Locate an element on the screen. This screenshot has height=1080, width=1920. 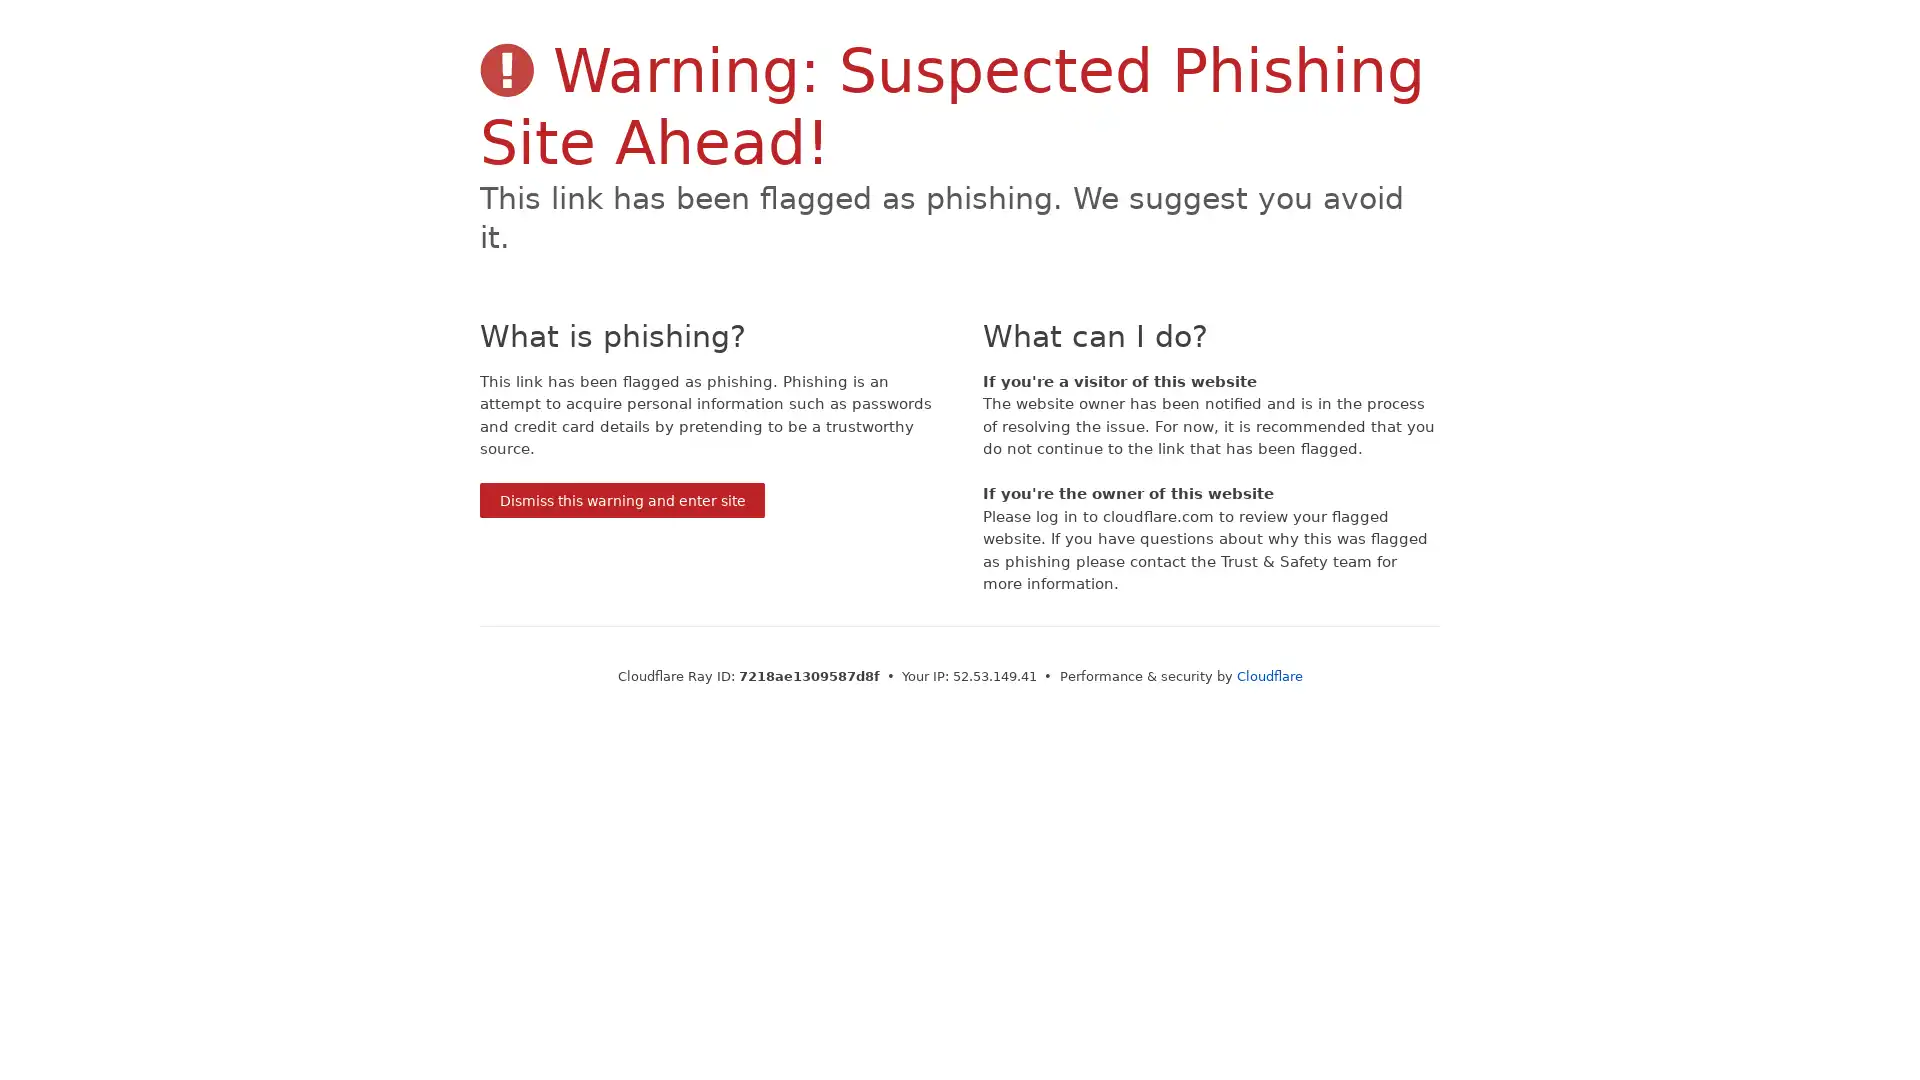
Dismiss this warning and enter site is located at coordinates (621, 499).